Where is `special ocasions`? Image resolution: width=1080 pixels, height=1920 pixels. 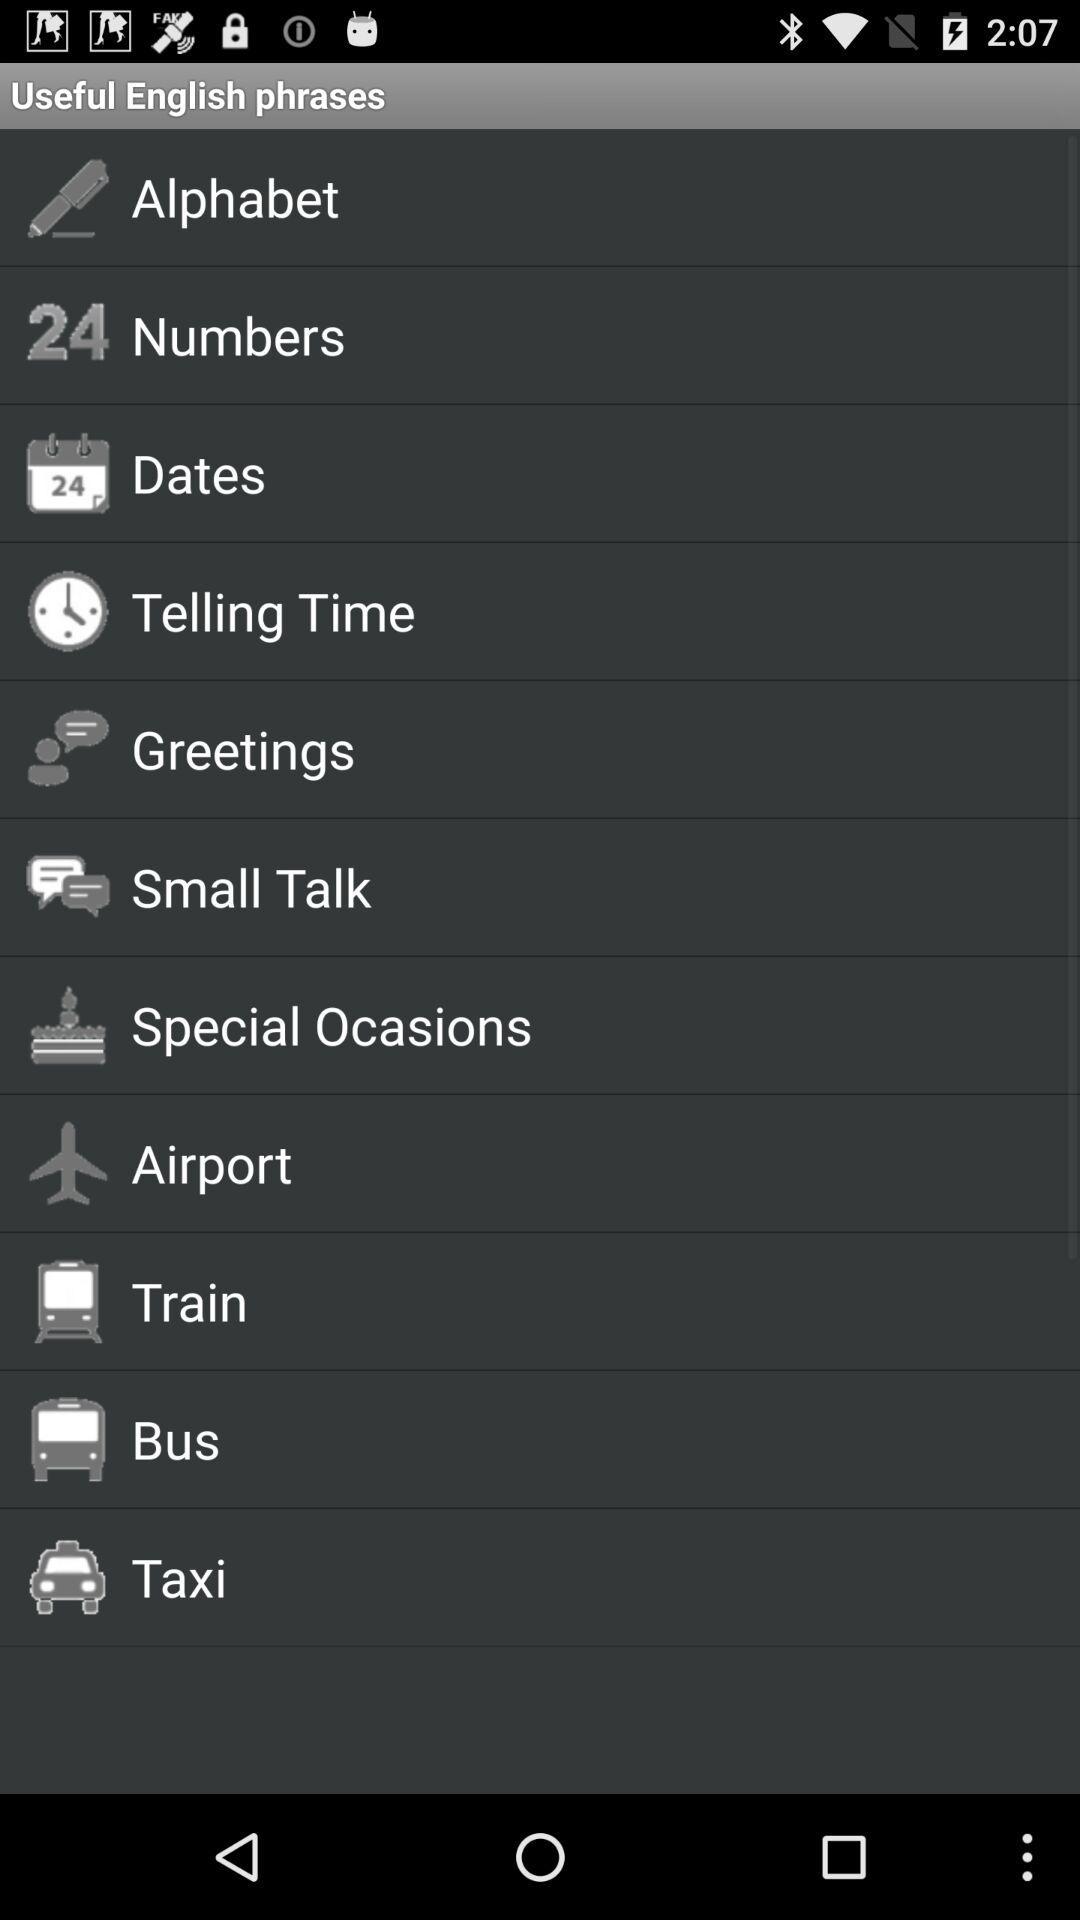
special ocasions is located at coordinates (582, 1024).